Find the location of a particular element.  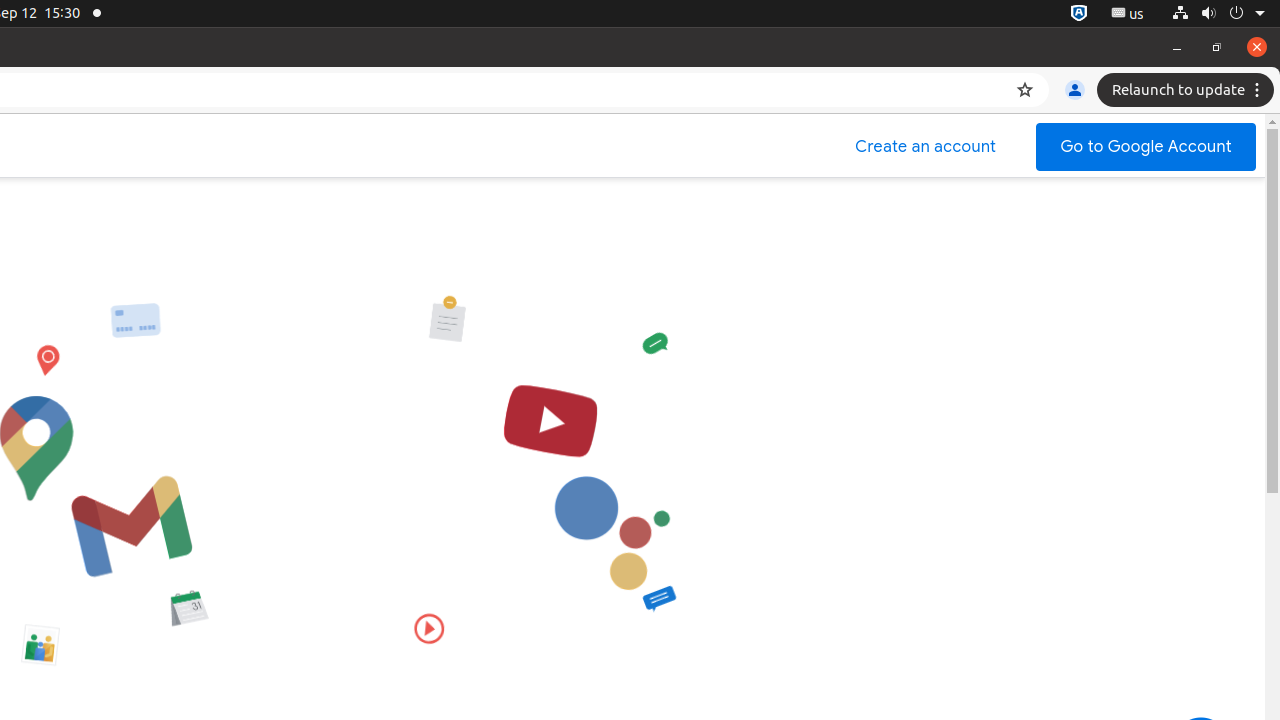

'Go to your Google Account' is located at coordinates (1145, 146).